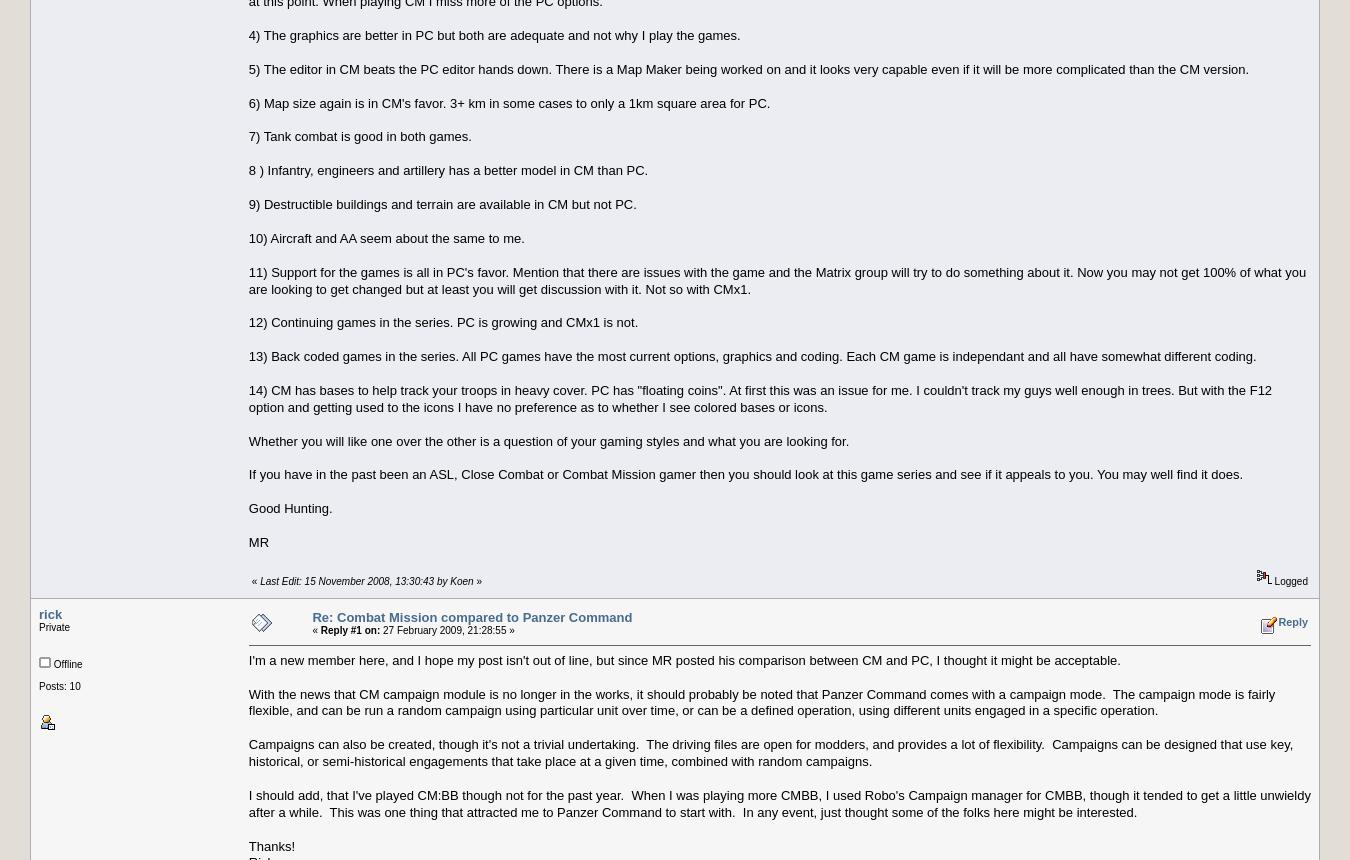 The image size is (1350, 860). I want to click on 'rick', so click(49, 612).